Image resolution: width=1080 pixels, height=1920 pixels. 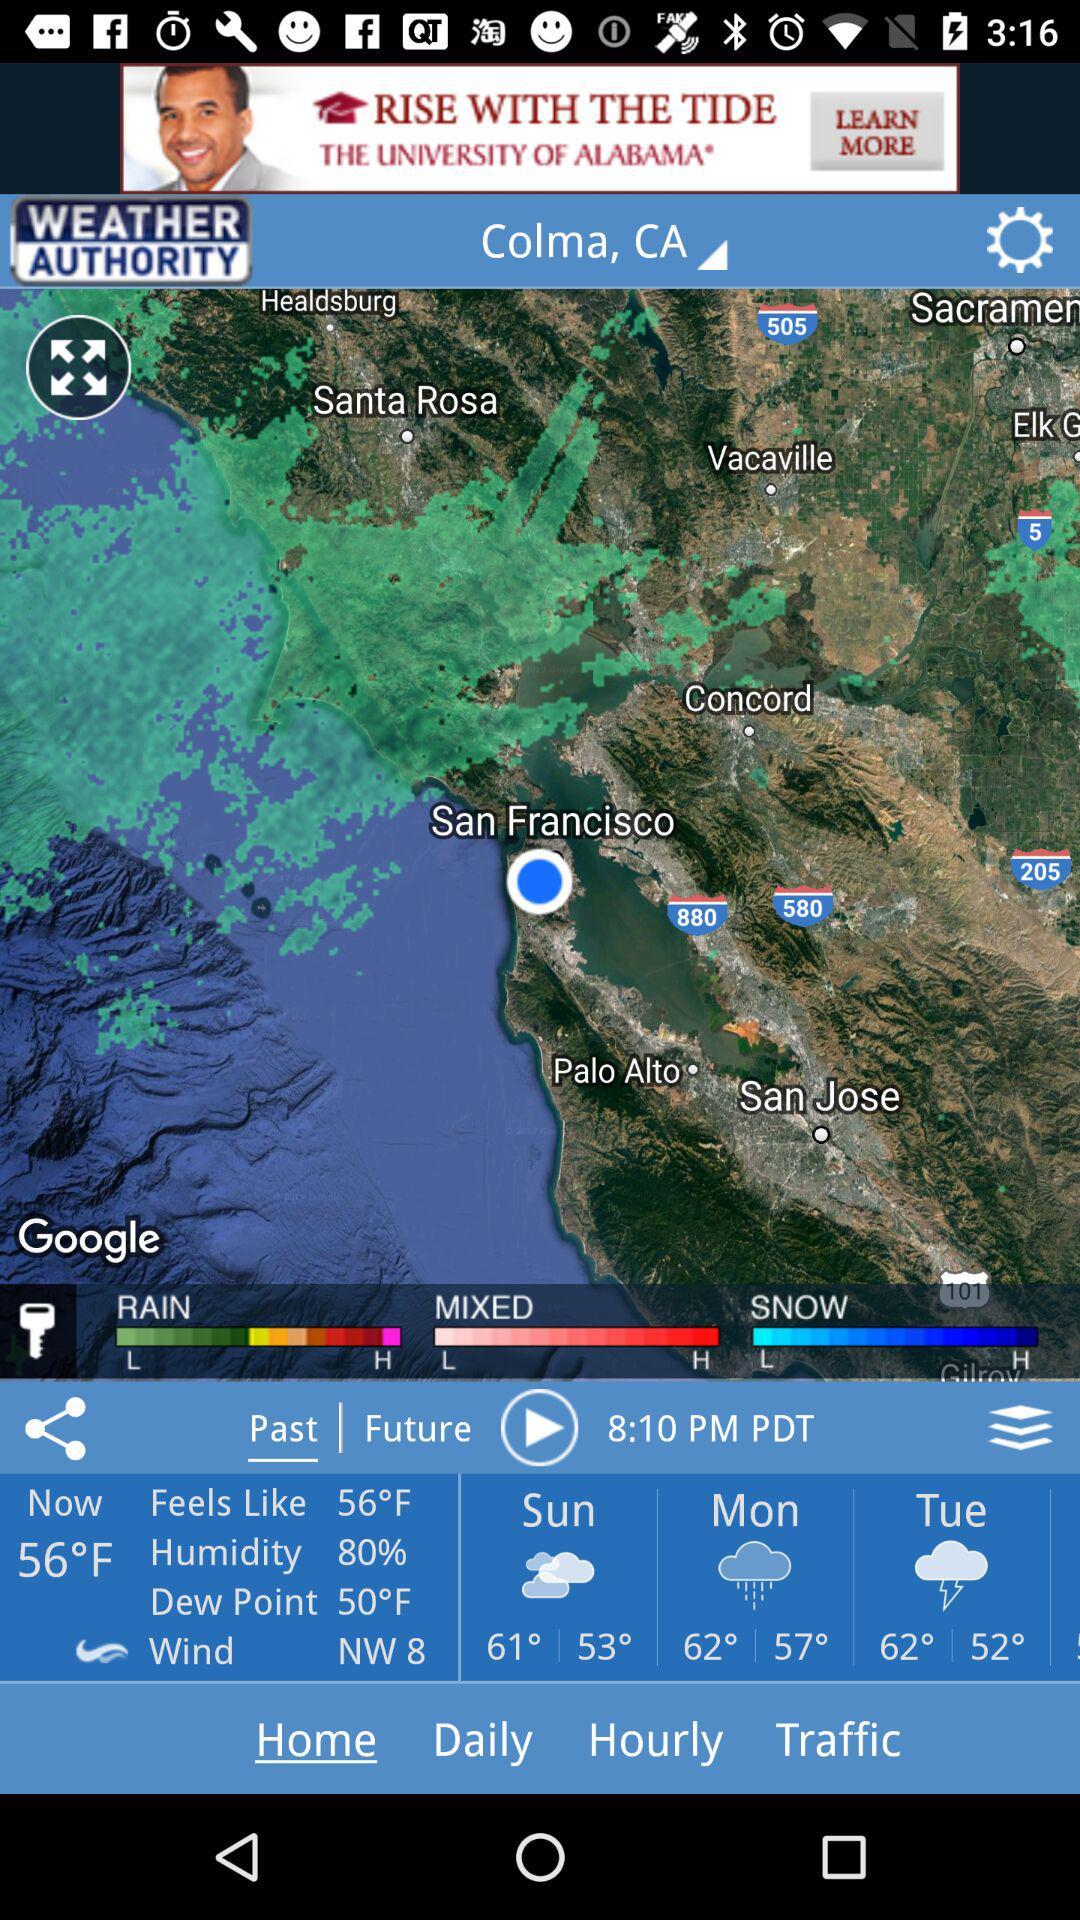 I want to click on the layers icon, so click(x=1020, y=1426).